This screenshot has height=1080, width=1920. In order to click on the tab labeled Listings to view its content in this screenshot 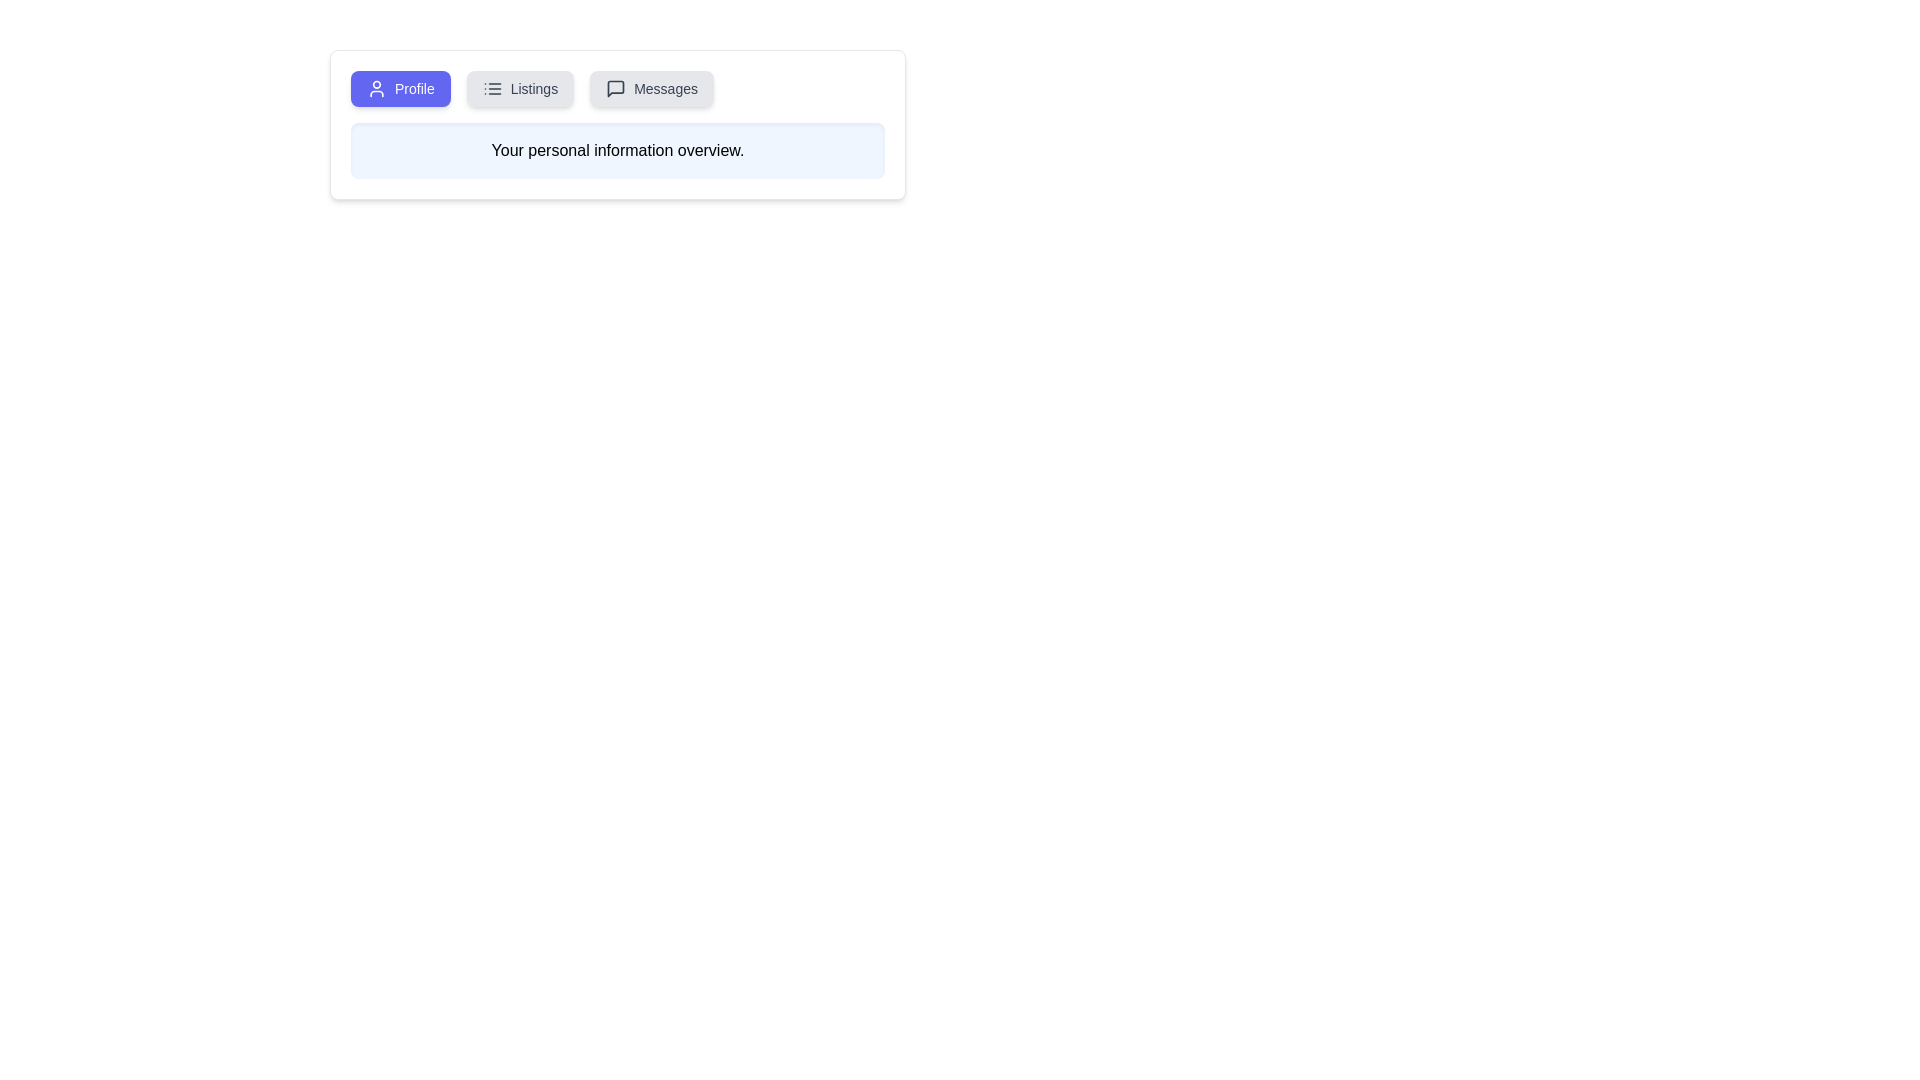, I will do `click(520, 87)`.